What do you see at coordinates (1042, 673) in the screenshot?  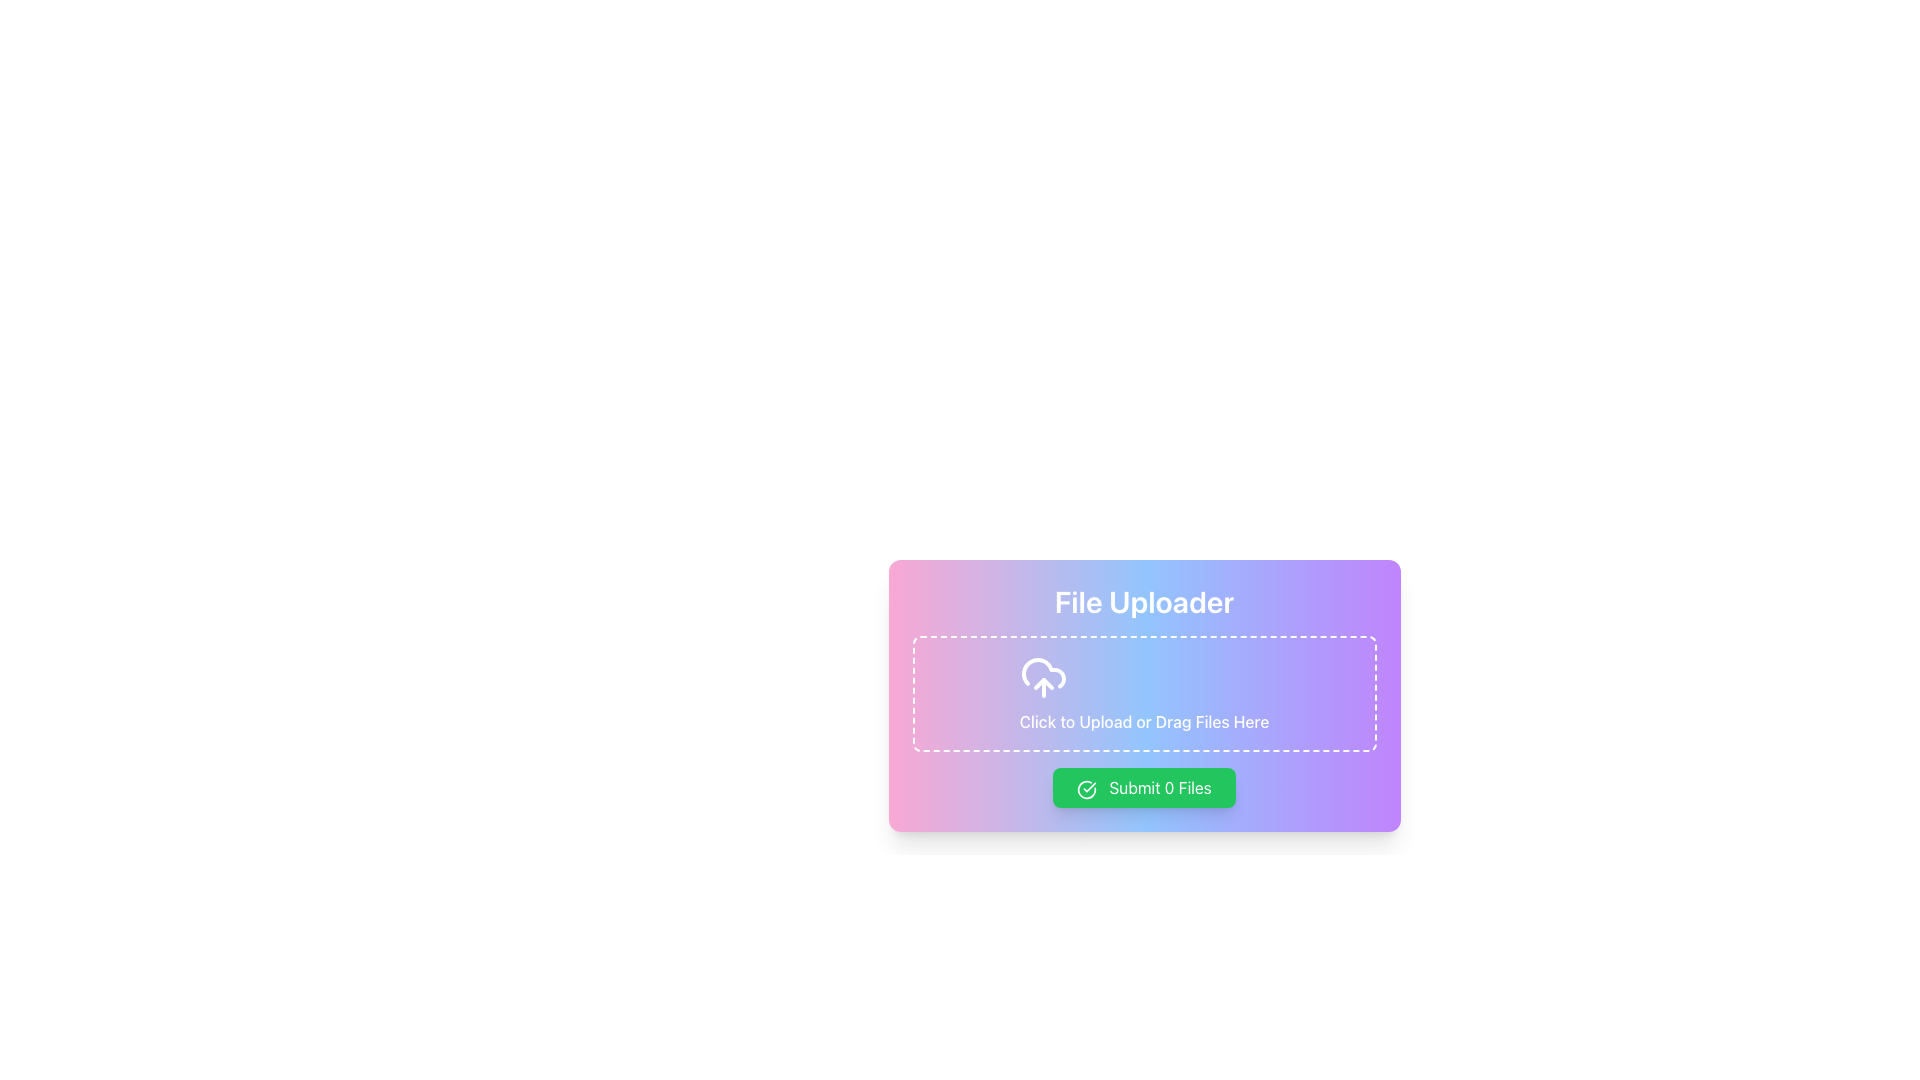 I see `the cloud icon in the file uploader module, which is centrally located above the 'Click to Upload or Drag Files Here.' text prompt` at bounding box center [1042, 673].